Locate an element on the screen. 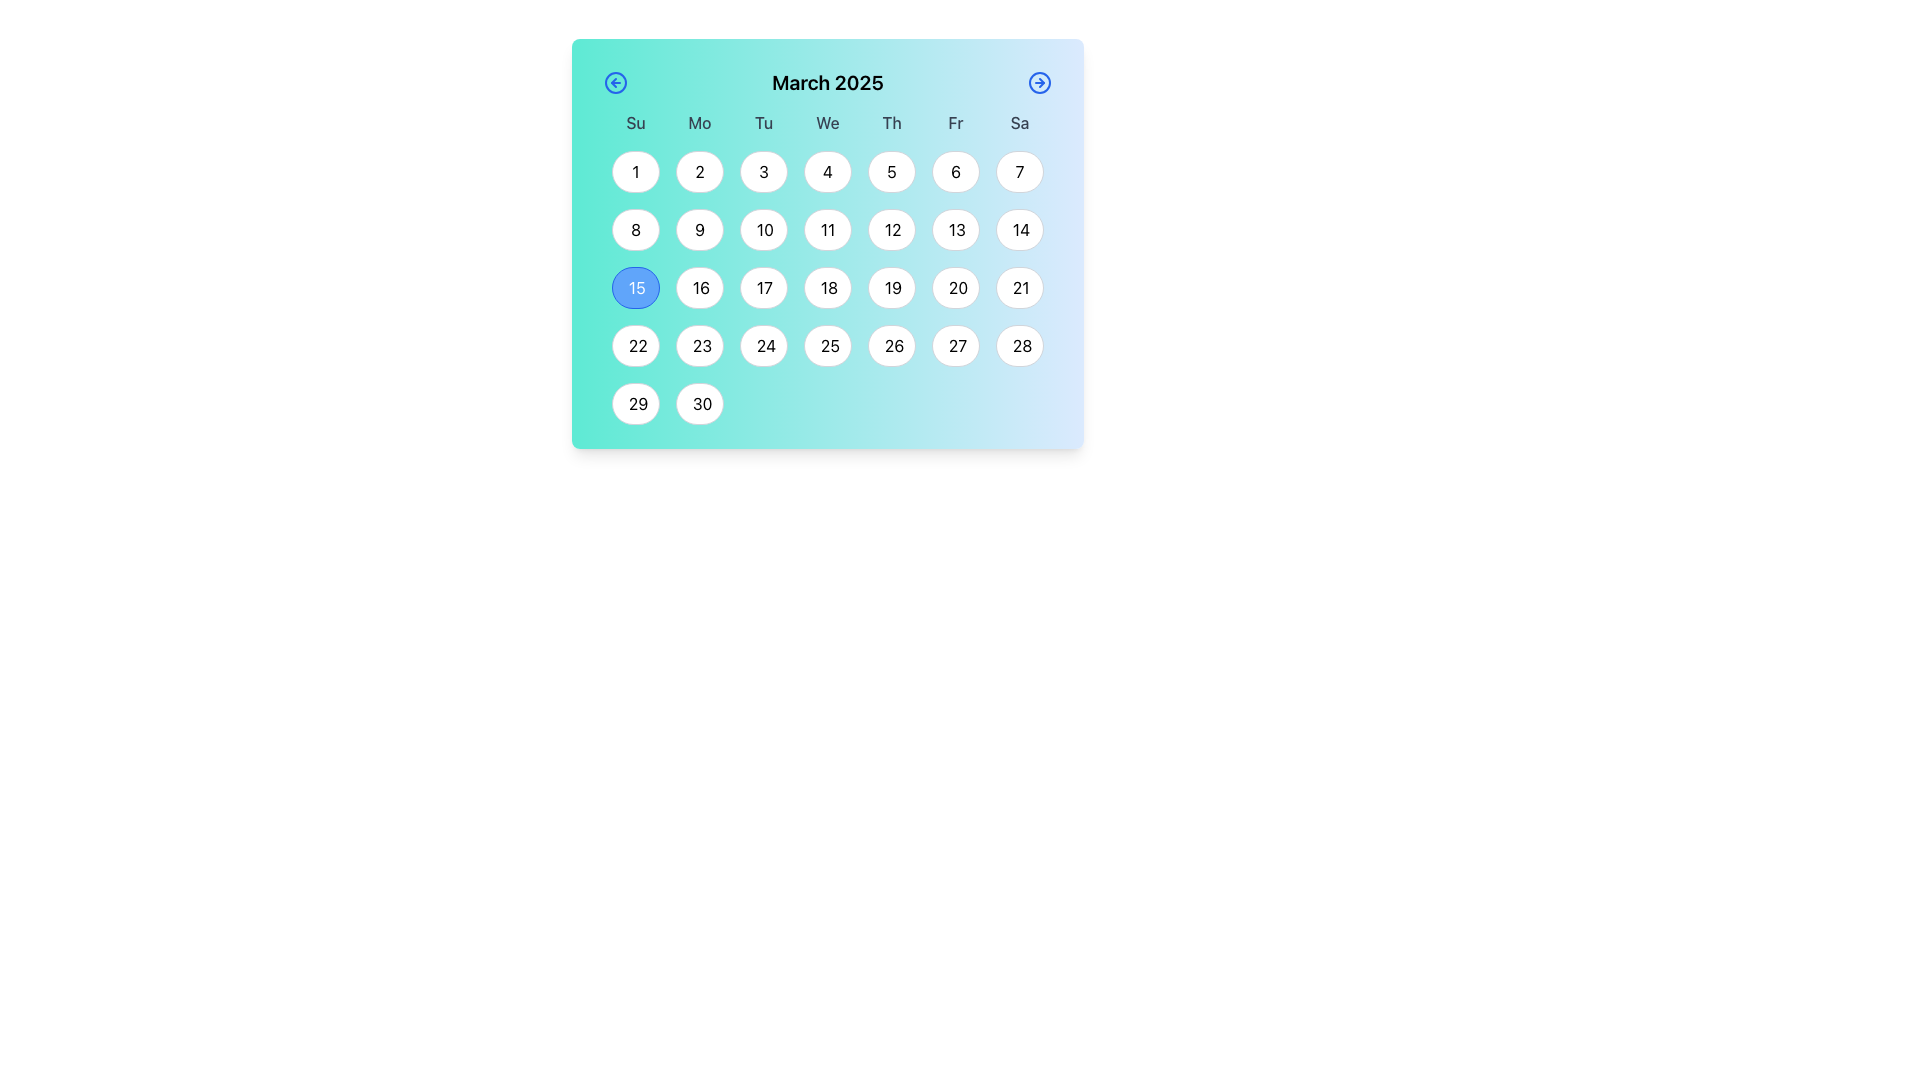  the header text displaying 'March 2025' in the top panel of the calendar interface is located at coordinates (828, 86).